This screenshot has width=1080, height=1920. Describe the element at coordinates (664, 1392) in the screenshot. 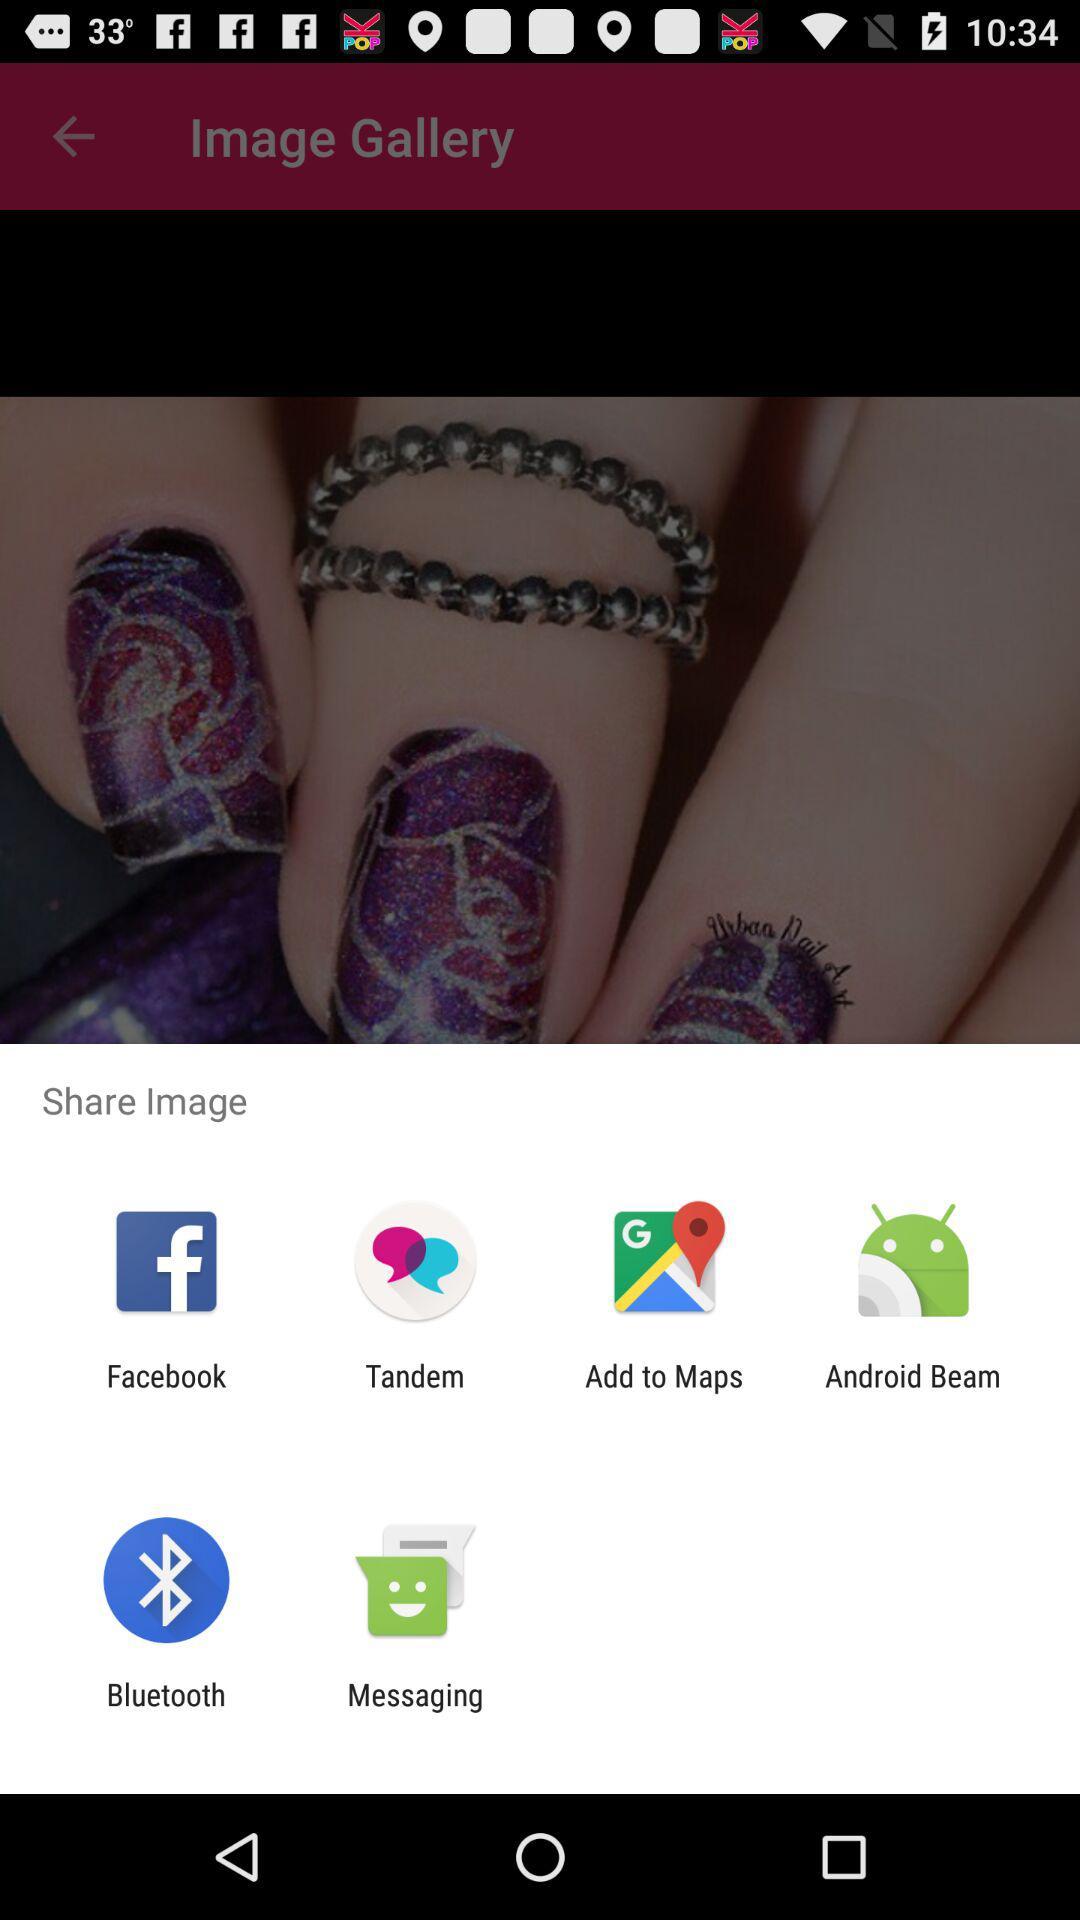

I see `add to maps app` at that location.